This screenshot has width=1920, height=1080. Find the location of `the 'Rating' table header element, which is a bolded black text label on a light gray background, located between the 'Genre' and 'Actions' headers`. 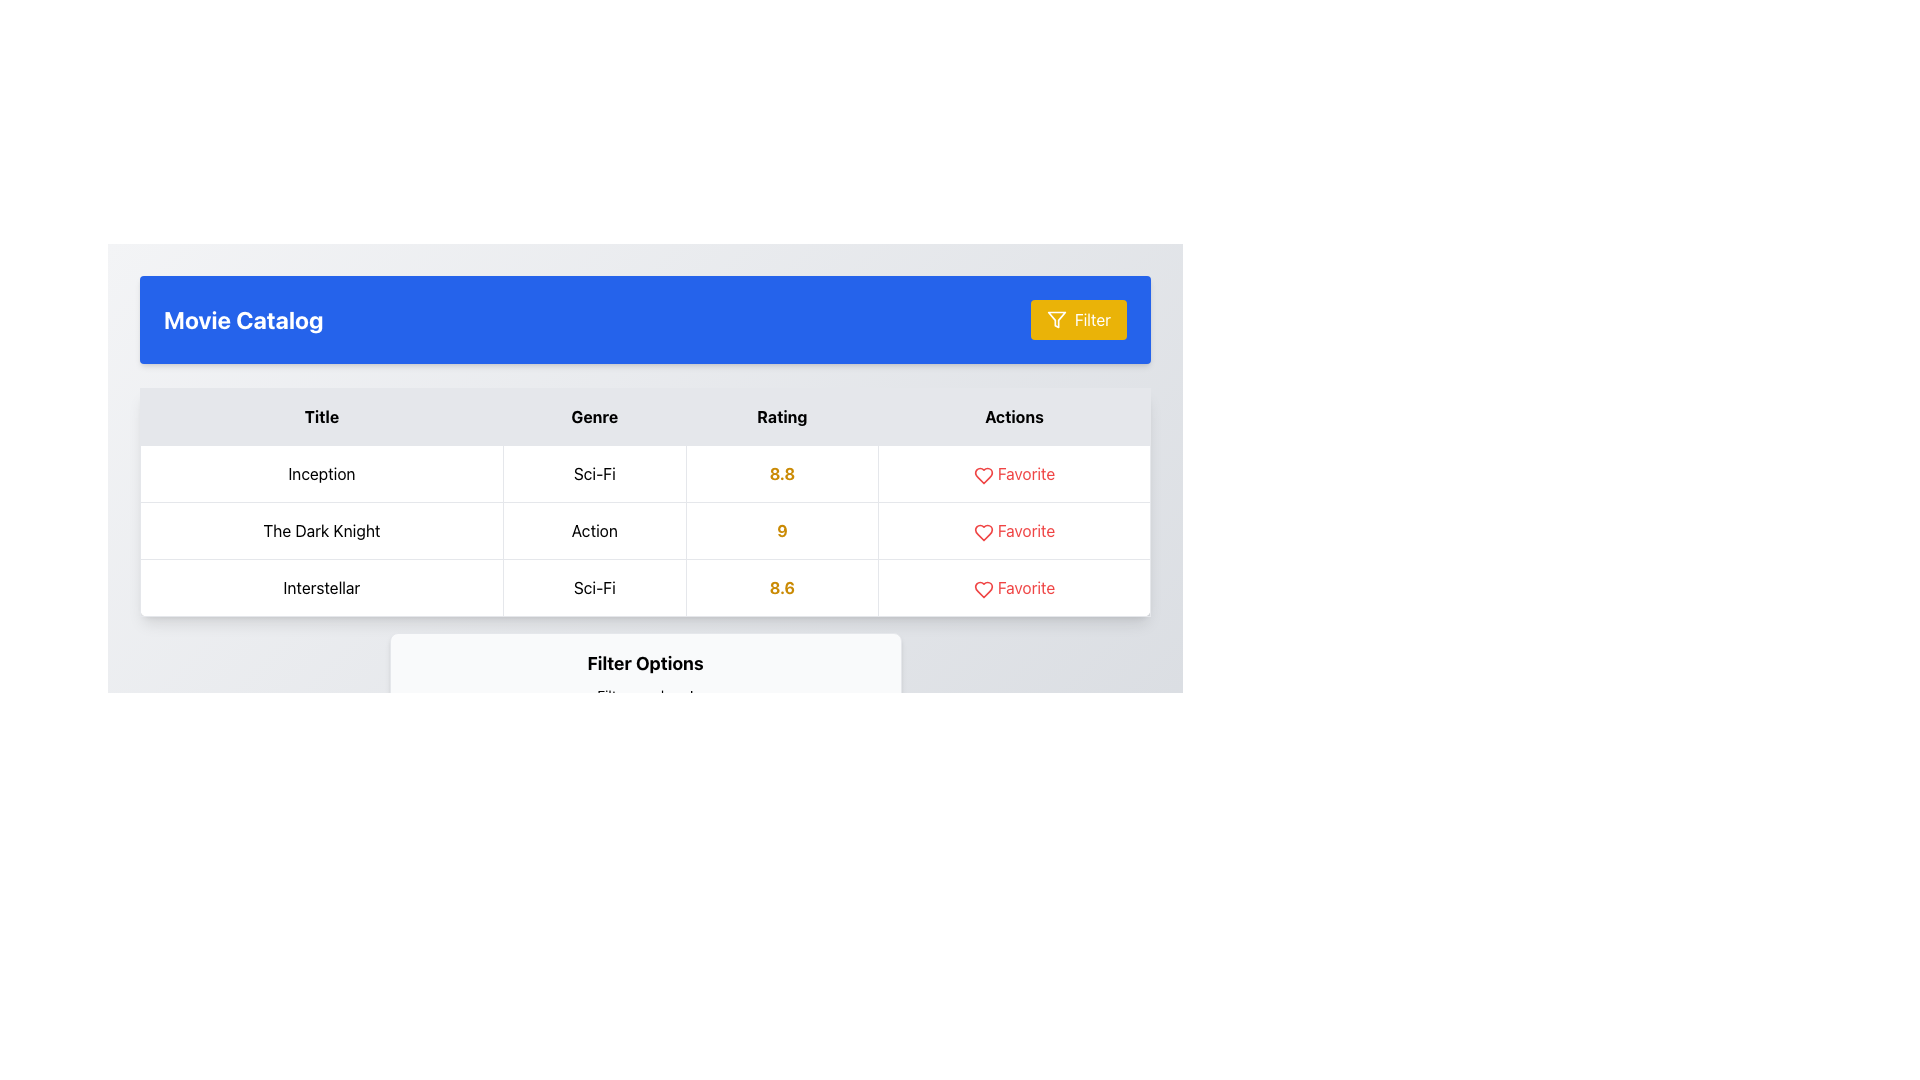

the 'Rating' table header element, which is a bolded black text label on a light gray background, located between the 'Genre' and 'Actions' headers is located at coordinates (781, 415).